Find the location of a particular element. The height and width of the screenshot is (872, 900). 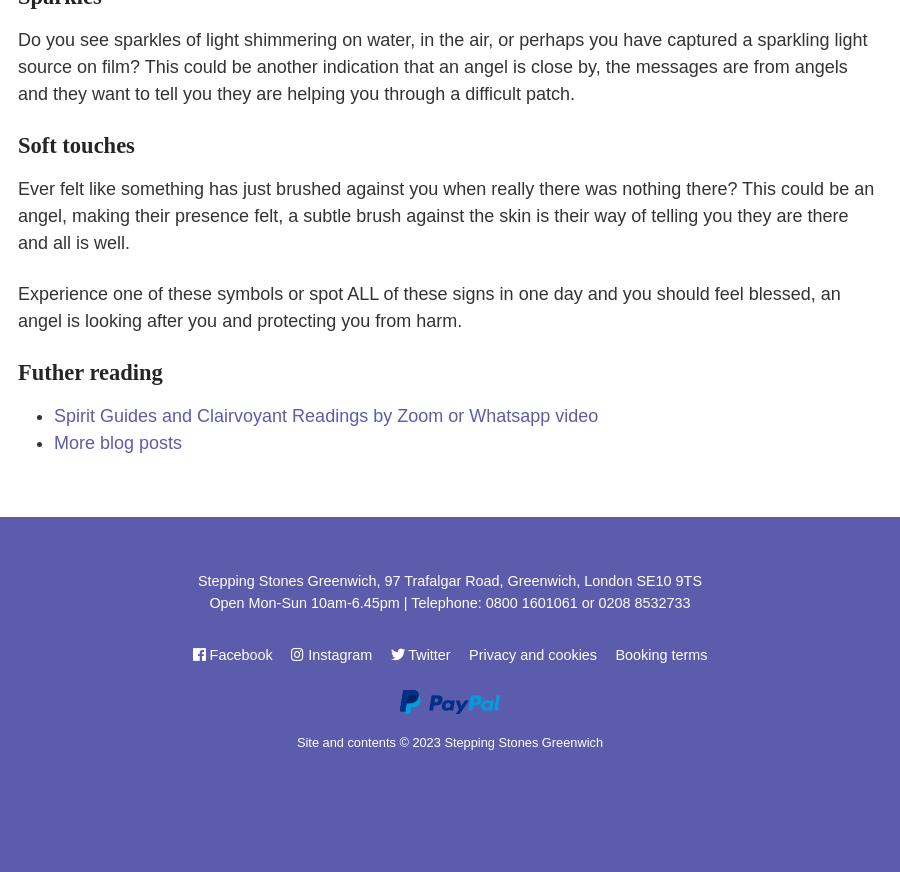

'Do you see sparkles of light shimmering on water, in the air, or perhaps you have captured a sparkling light source on film? This could be another indication that an angel is close by, the messages are from angels and they want to tell you they are helping you through a difficult patch.' is located at coordinates (442, 65).